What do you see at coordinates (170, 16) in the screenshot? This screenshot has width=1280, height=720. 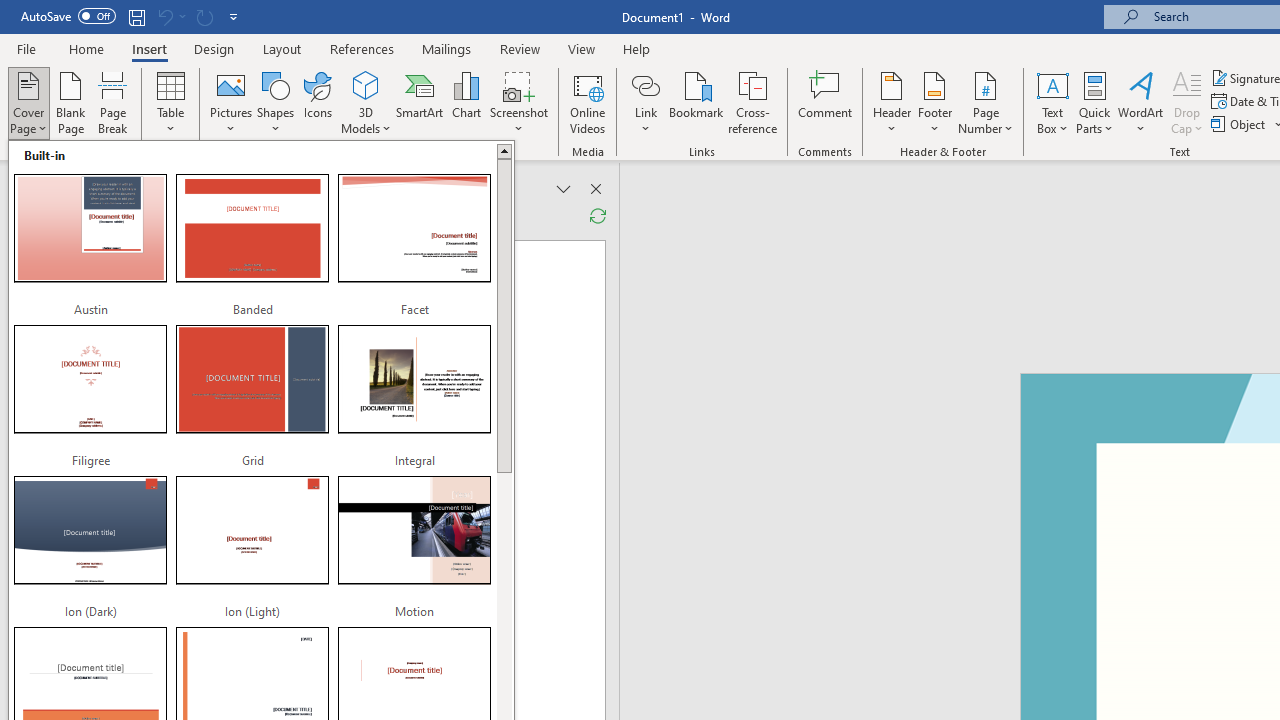 I see `'Can'` at bounding box center [170, 16].